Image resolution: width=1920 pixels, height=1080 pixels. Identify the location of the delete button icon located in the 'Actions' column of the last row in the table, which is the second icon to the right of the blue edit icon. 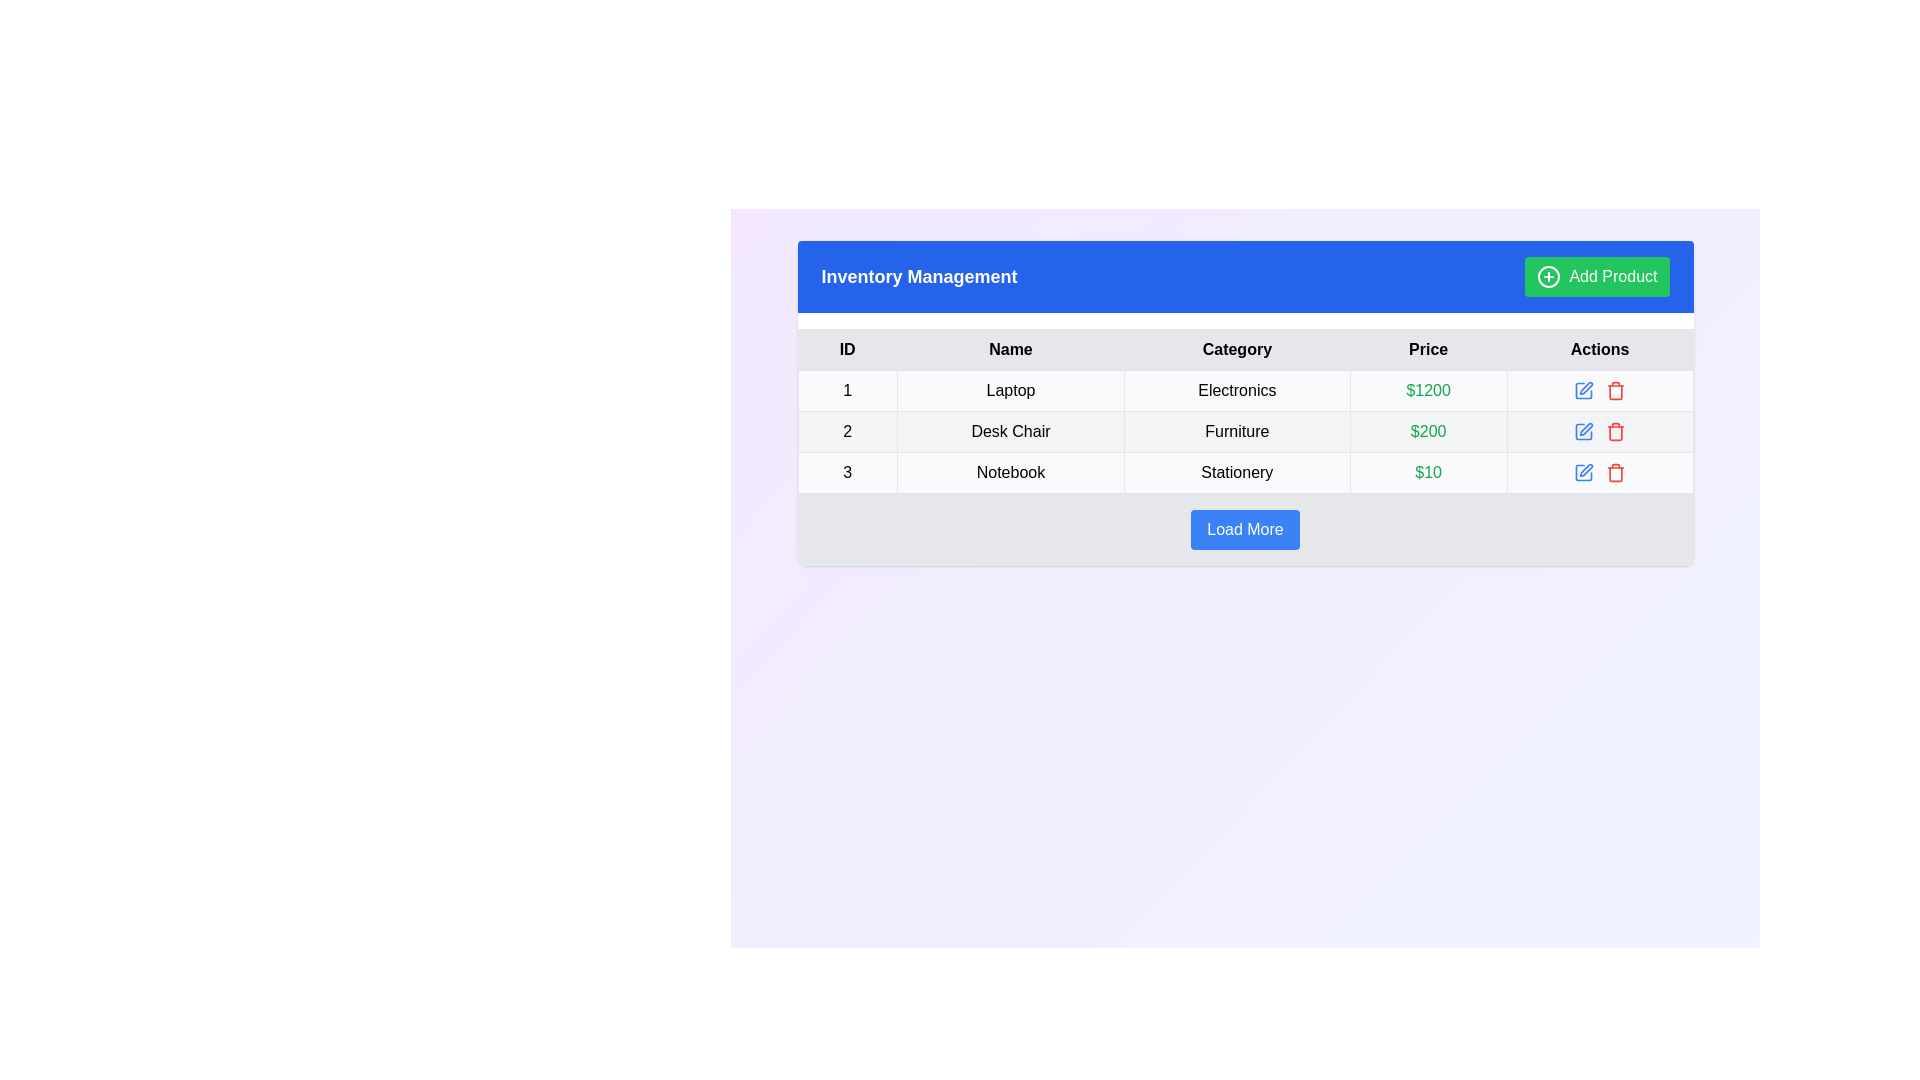
(1616, 473).